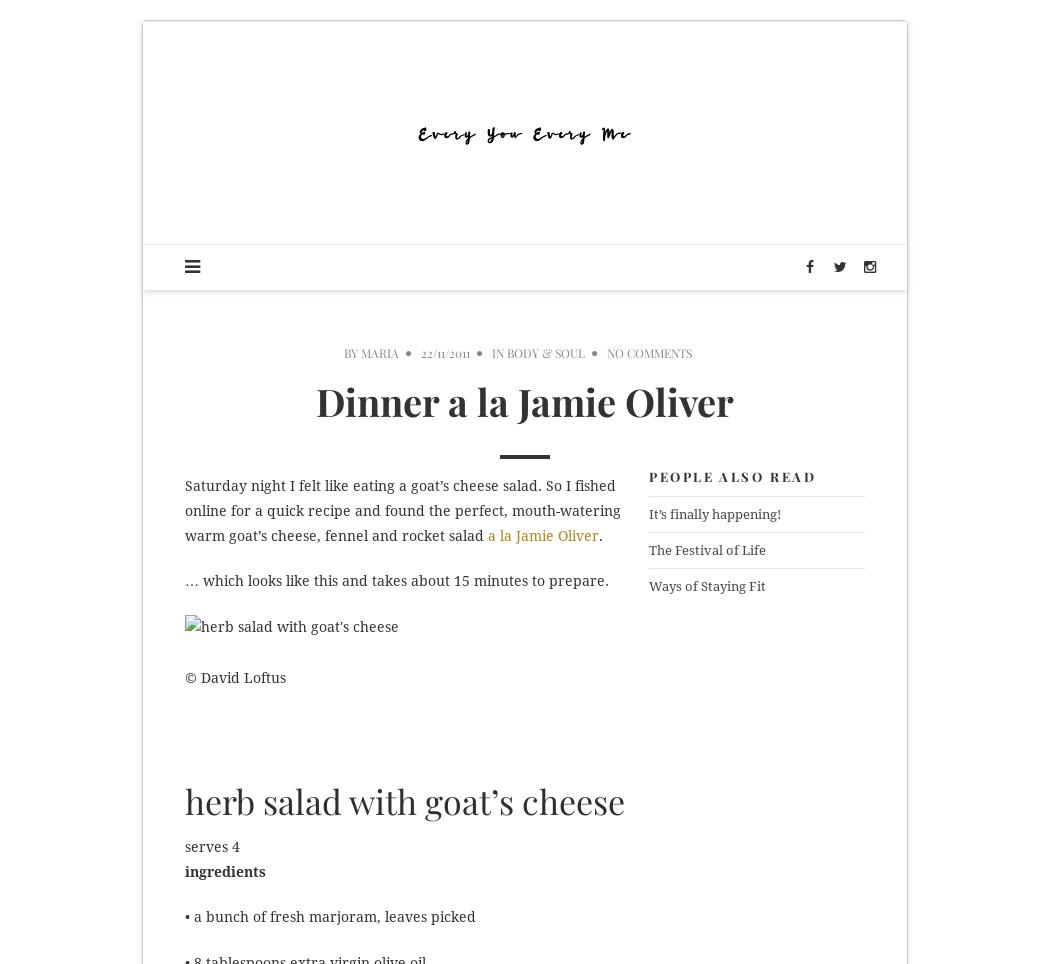 The height and width of the screenshot is (964, 1050). Describe the element at coordinates (731, 475) in the screenshot. I see `'People Also Read'` at that location.